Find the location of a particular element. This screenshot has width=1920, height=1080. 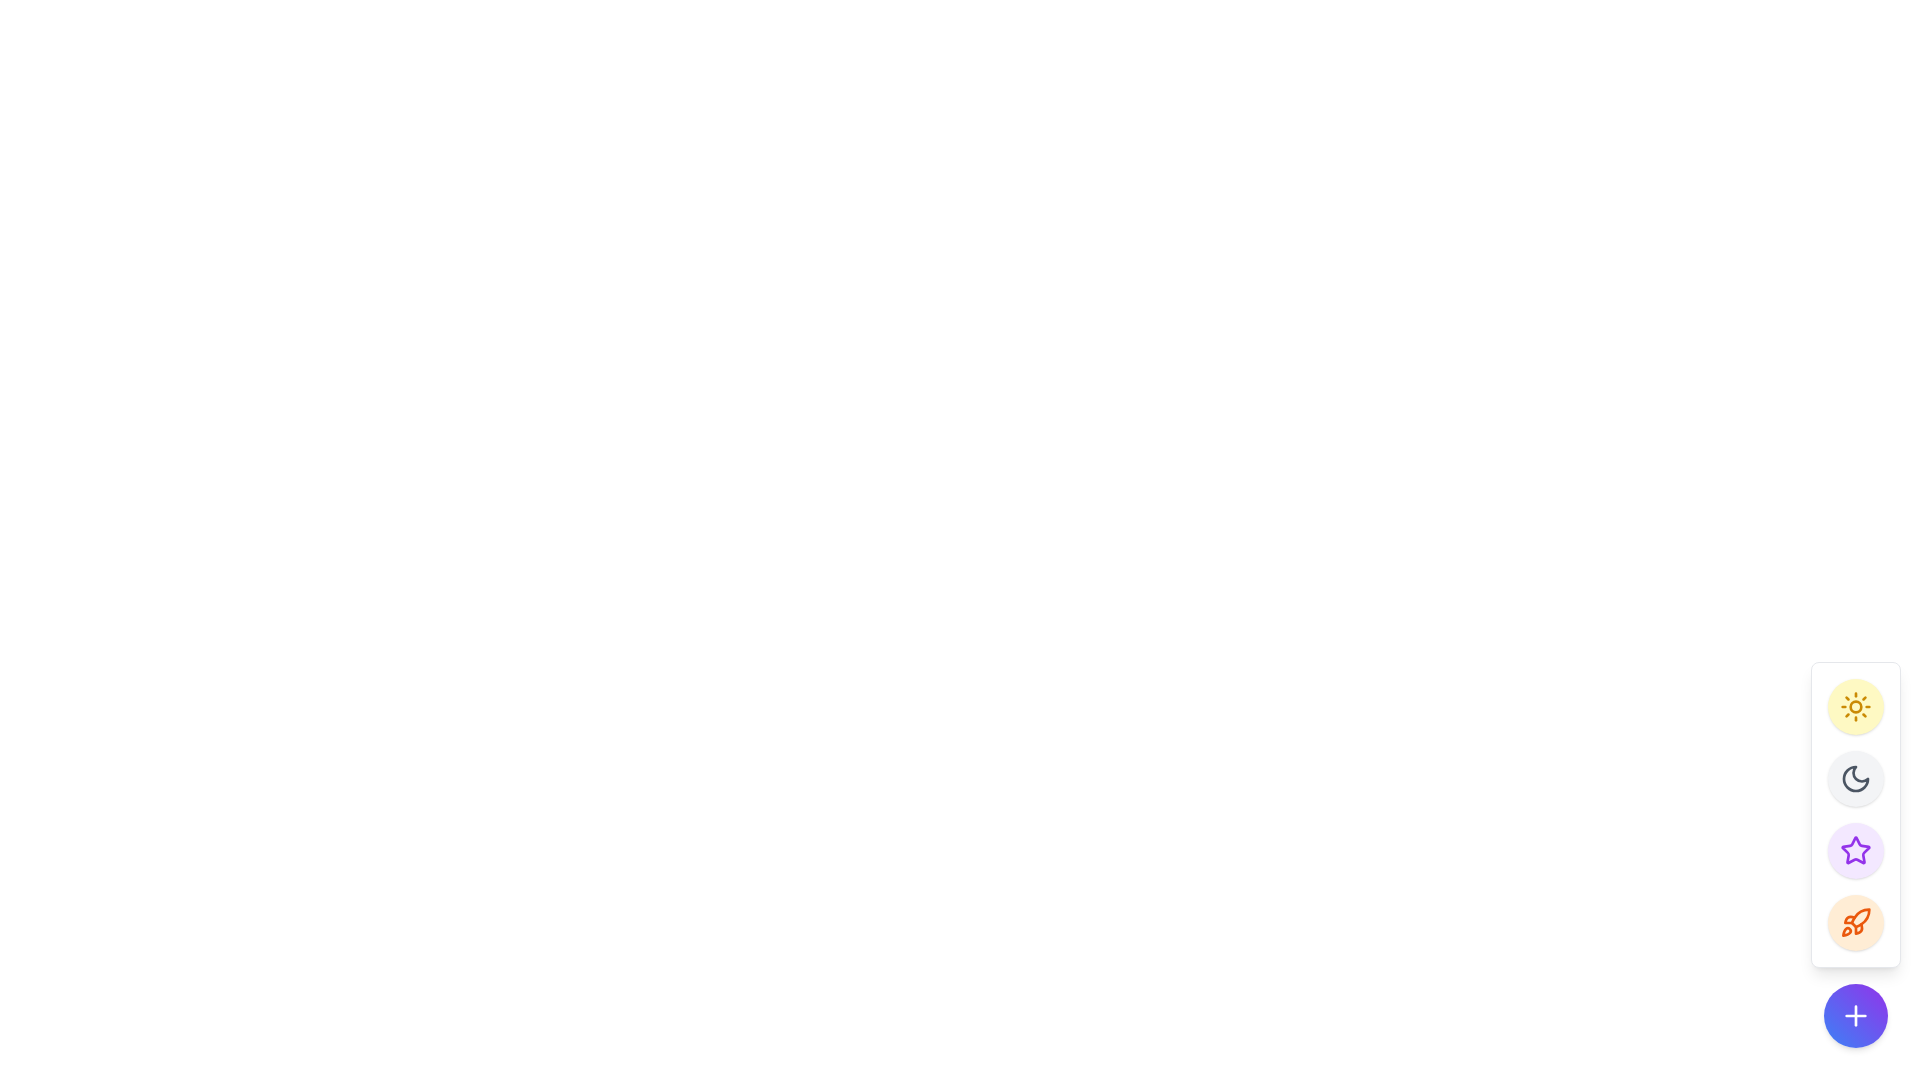

the star-shaped button with a purple outline, the third in a vertical set of four icons on the right edge of the interface is located at coordinates (1855, 851).